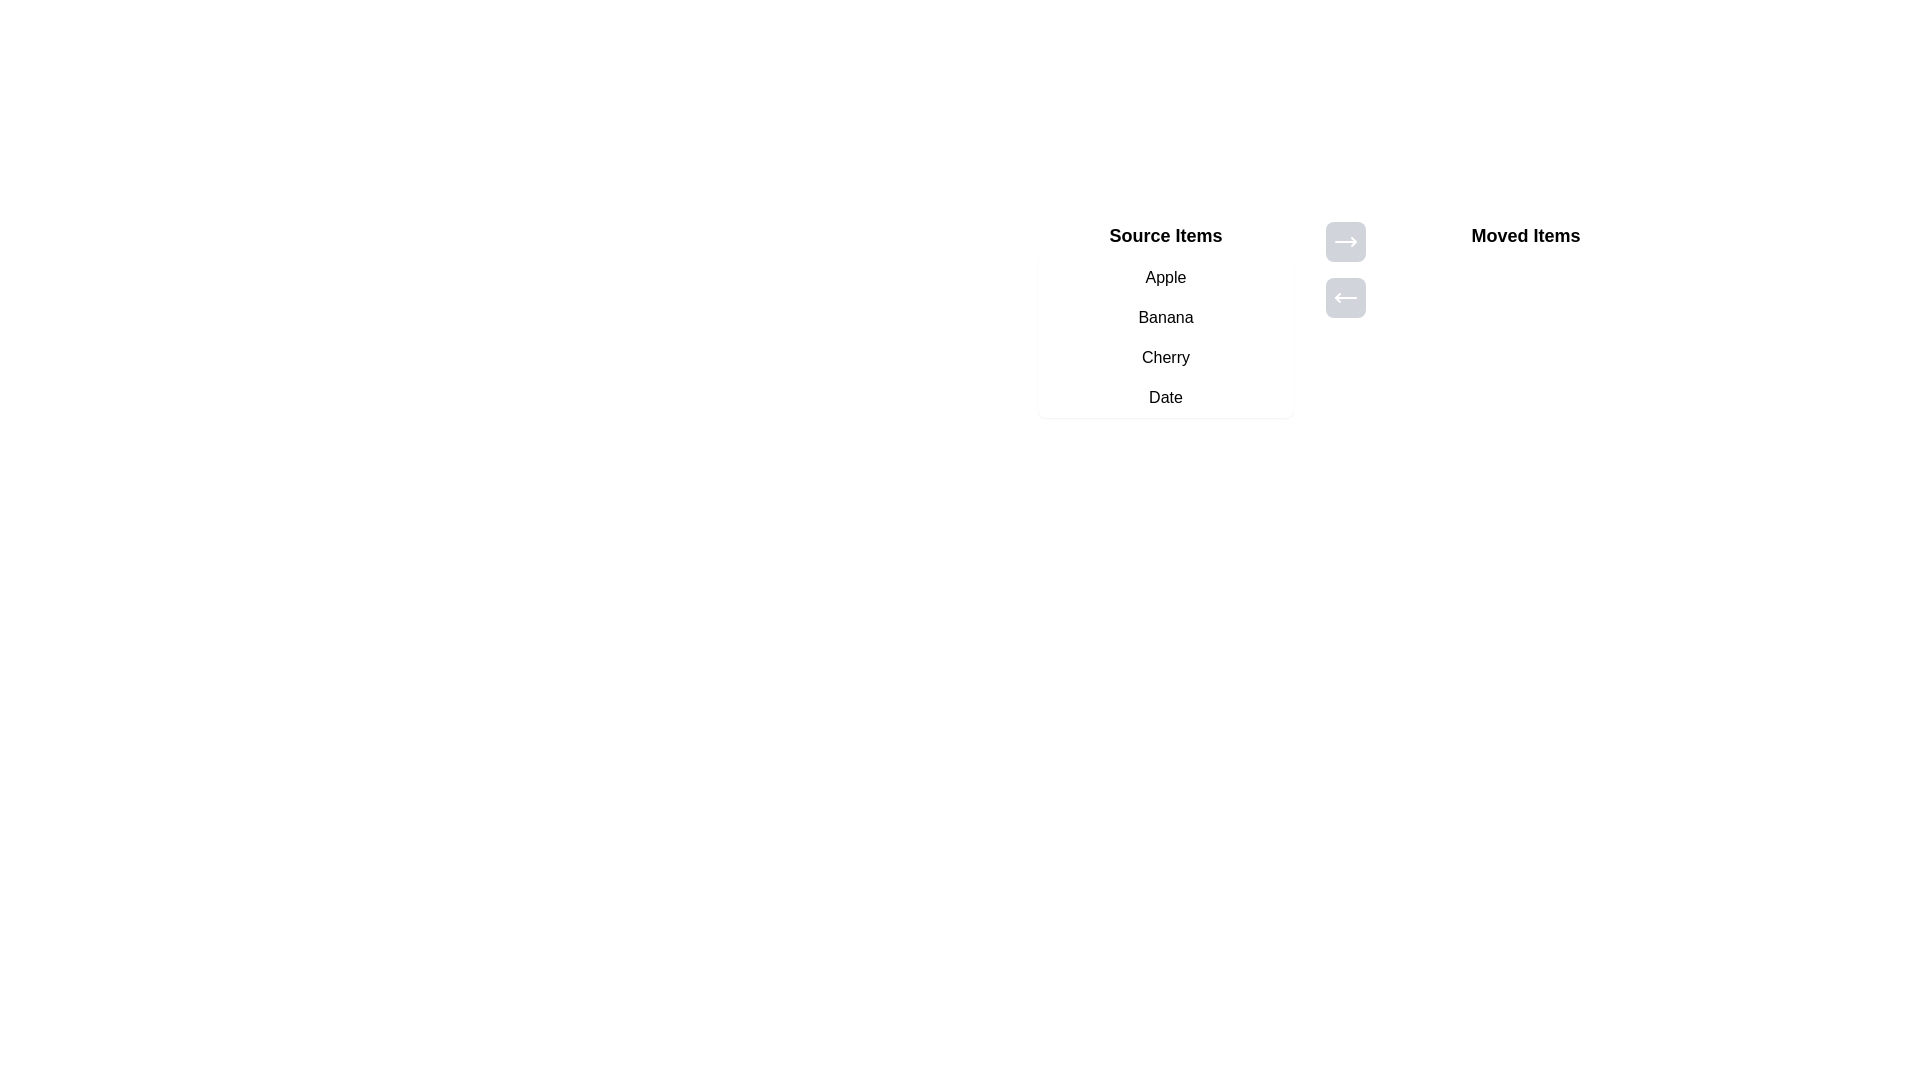 This screenshot has width=1920, height=1080. Describe the element at coordinates (1345, 319) in the screenshot. I see `the square button with a light background and a left-facing arrow icon, positioned below another button and to the right of the 'Source Items' section, to potentially display a tooltip` at that location.